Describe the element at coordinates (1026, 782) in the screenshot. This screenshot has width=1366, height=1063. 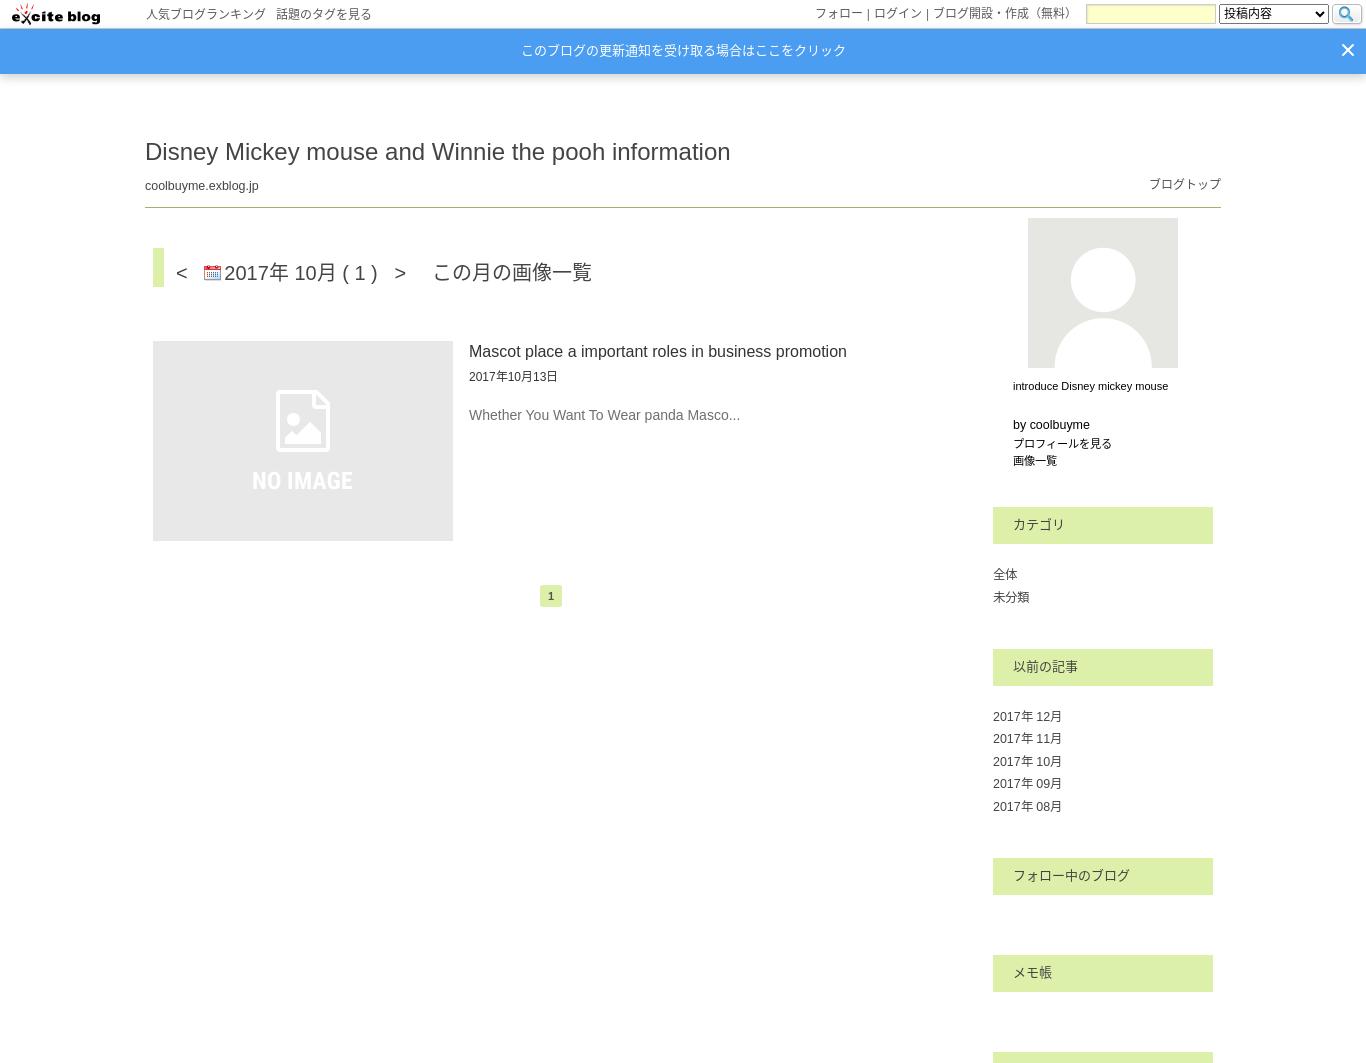
I see `'2017年 09月'` at that location.